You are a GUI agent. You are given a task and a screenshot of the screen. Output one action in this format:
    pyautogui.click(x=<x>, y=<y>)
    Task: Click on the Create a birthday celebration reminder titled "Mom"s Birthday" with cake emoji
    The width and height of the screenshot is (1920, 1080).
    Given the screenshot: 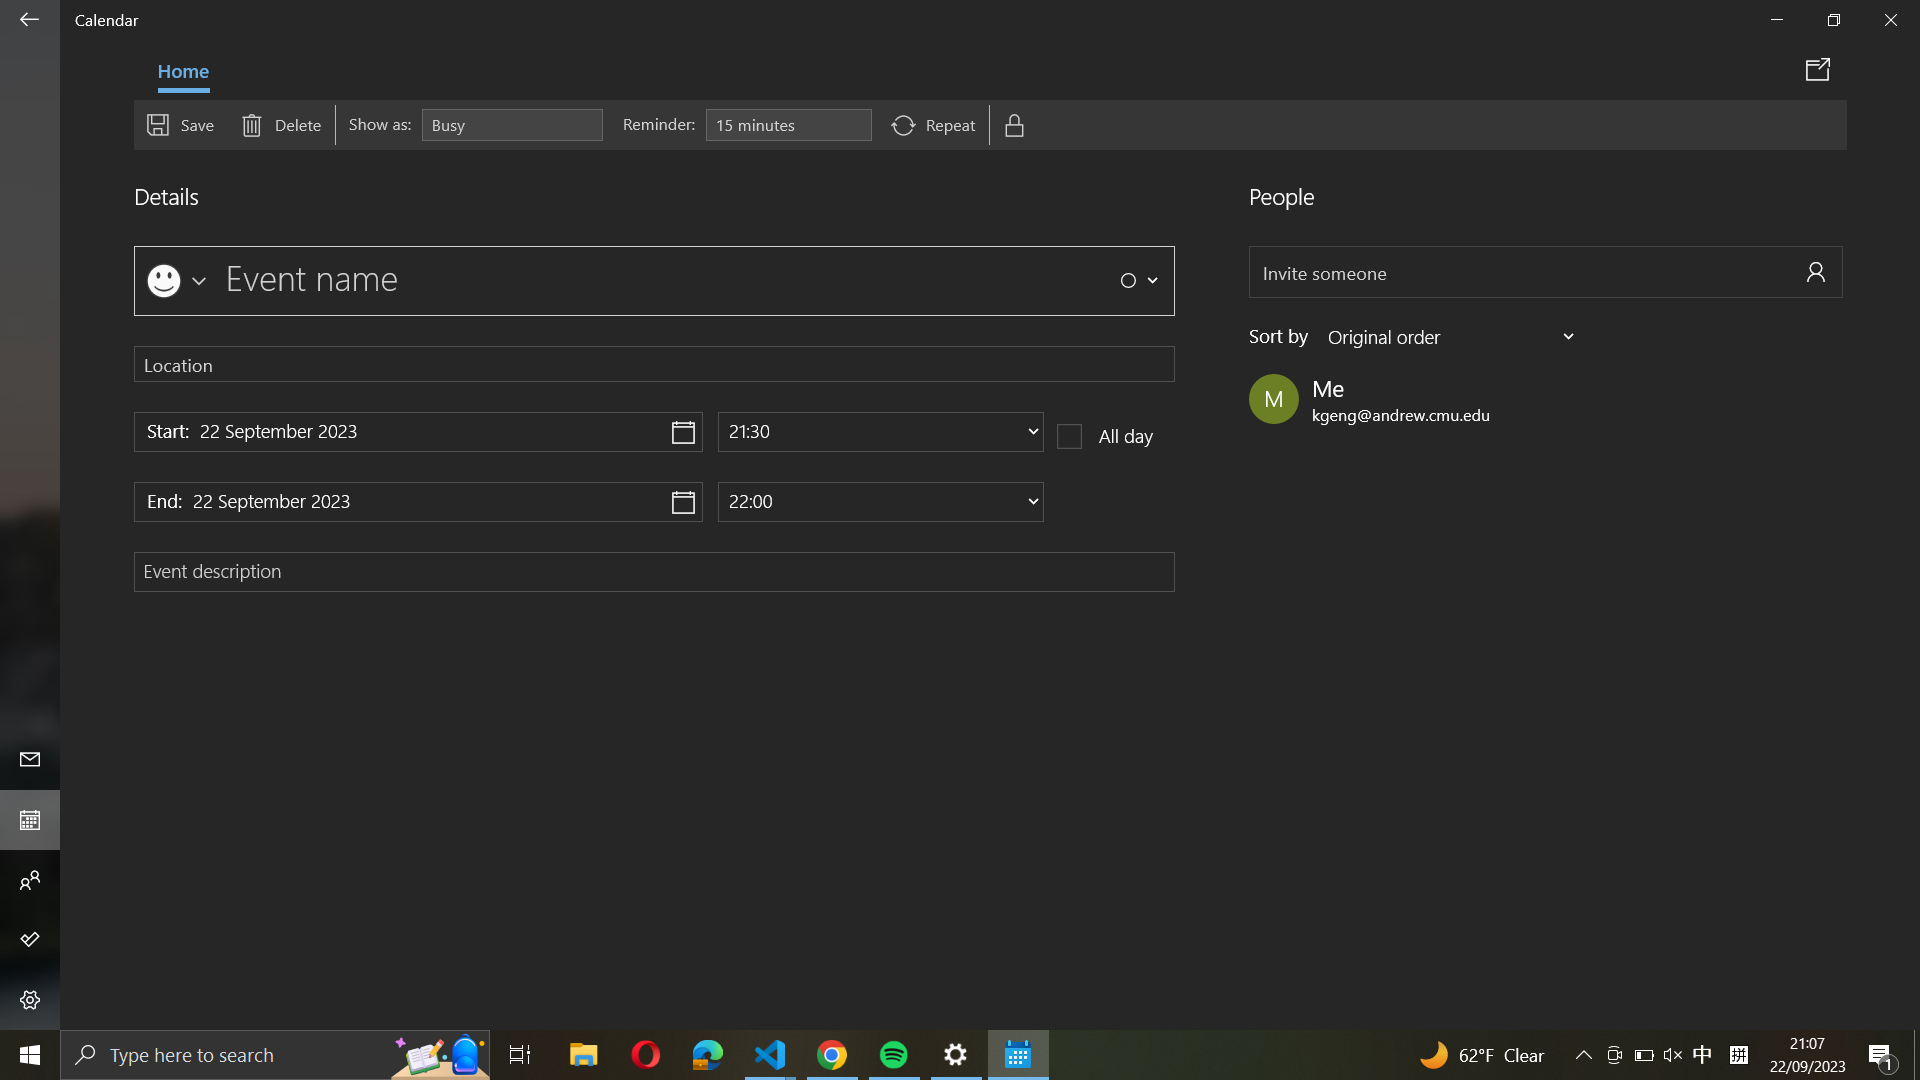 What is the action you would take?
    pyautogui.click(x=174, y=277)
    